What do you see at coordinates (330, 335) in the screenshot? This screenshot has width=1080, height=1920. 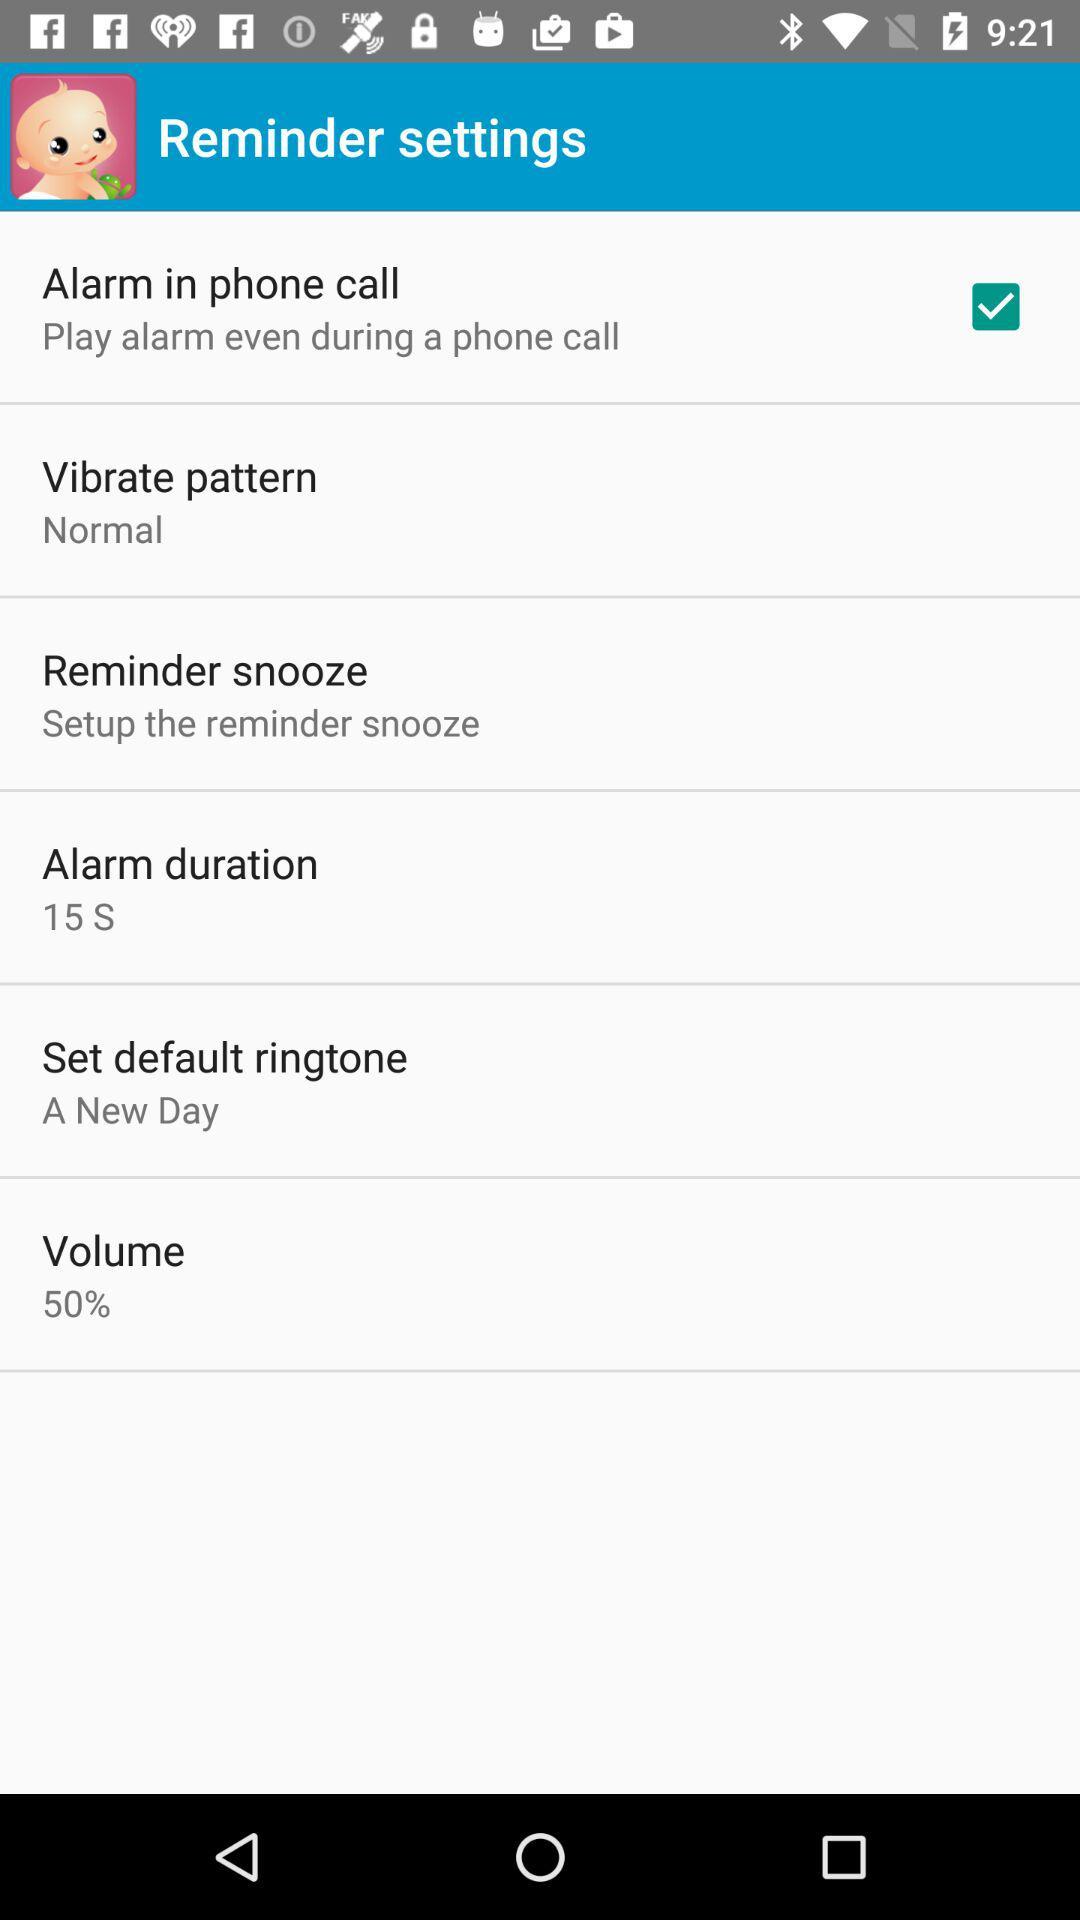 I see `the app above vibrate pattern` at bounding box center [330, 335].